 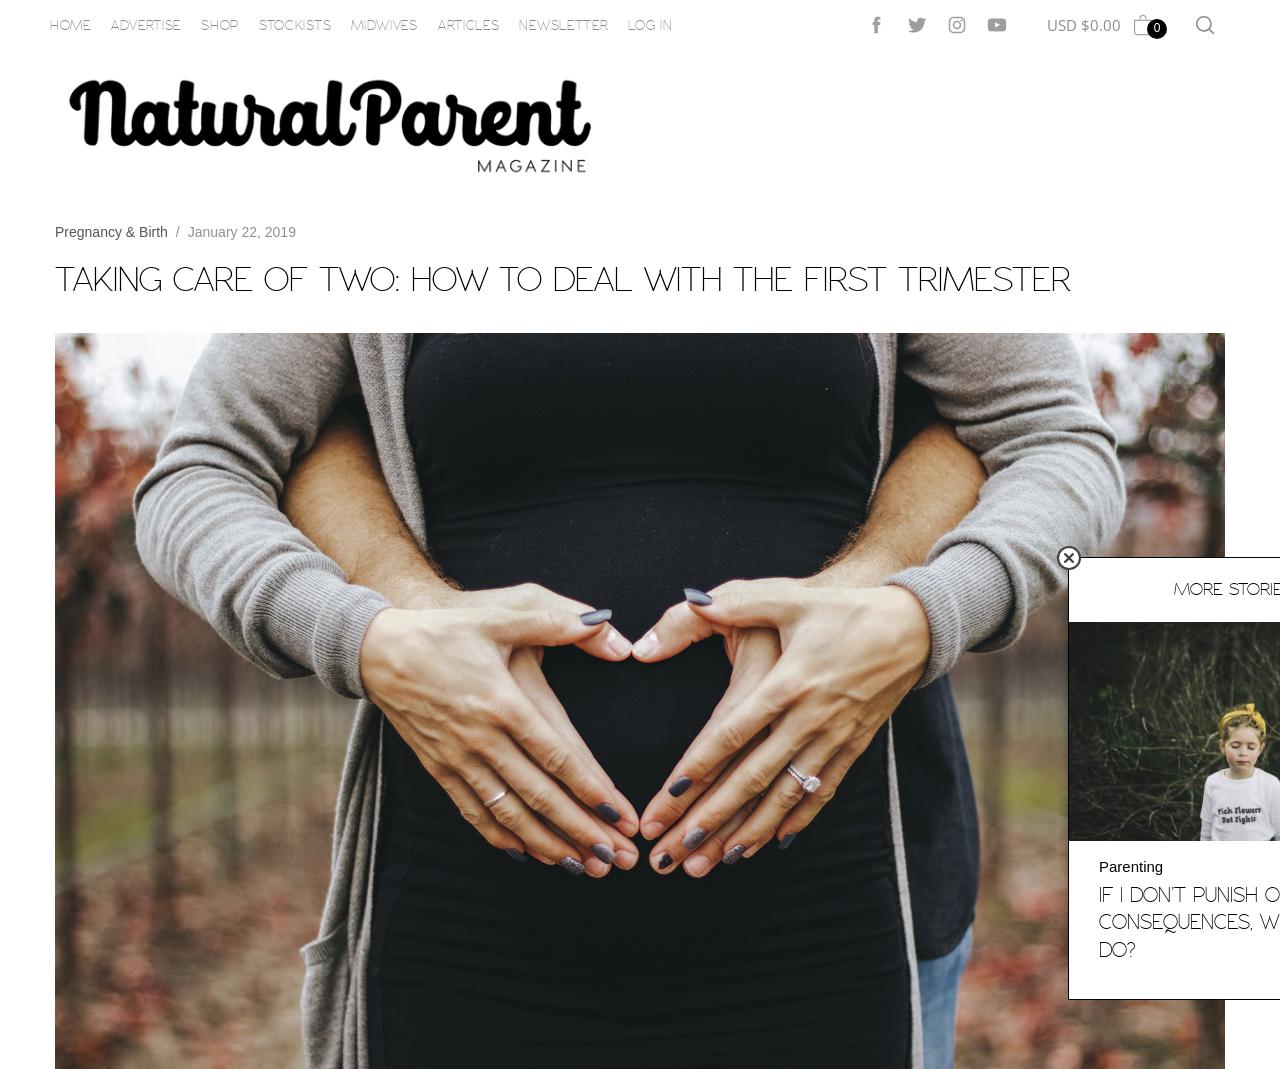 I want to click on 'Shop', so click(x=219, y=23).